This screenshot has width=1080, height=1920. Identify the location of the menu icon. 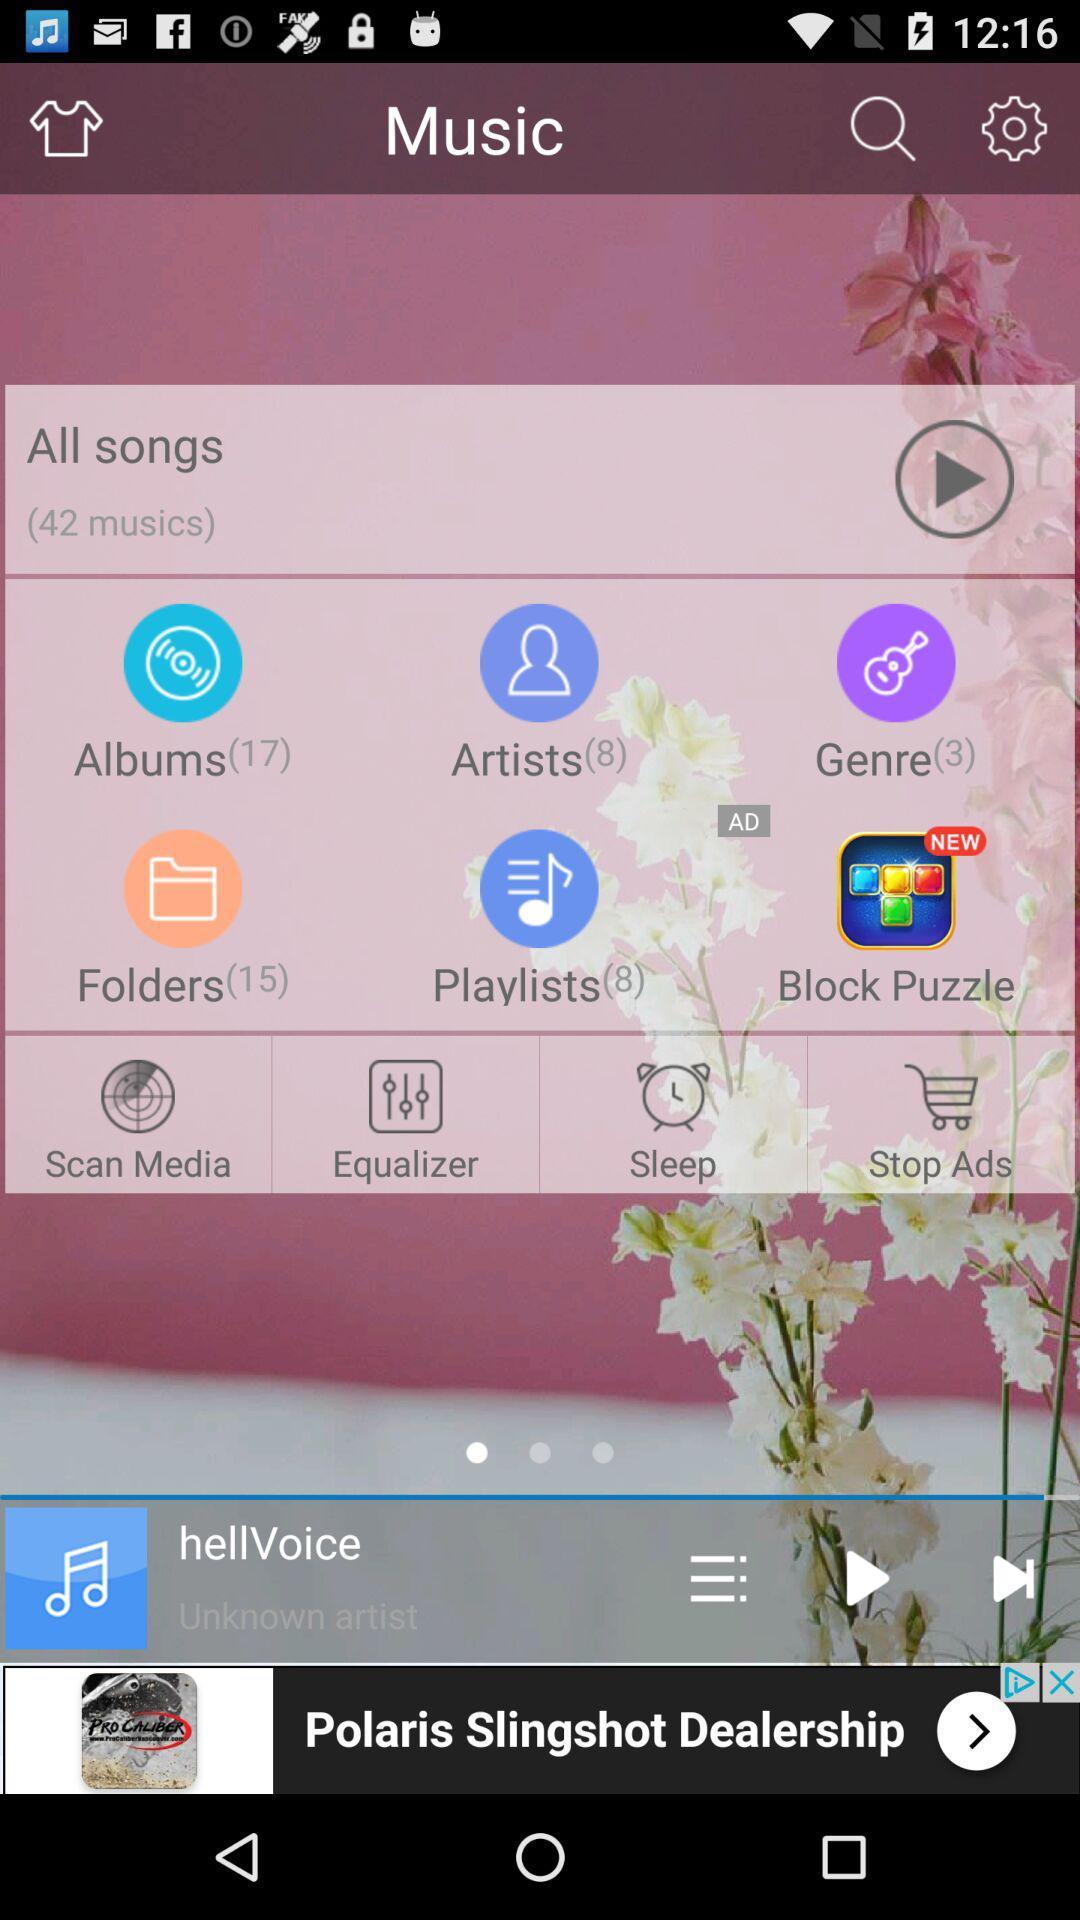
(717, 1688).